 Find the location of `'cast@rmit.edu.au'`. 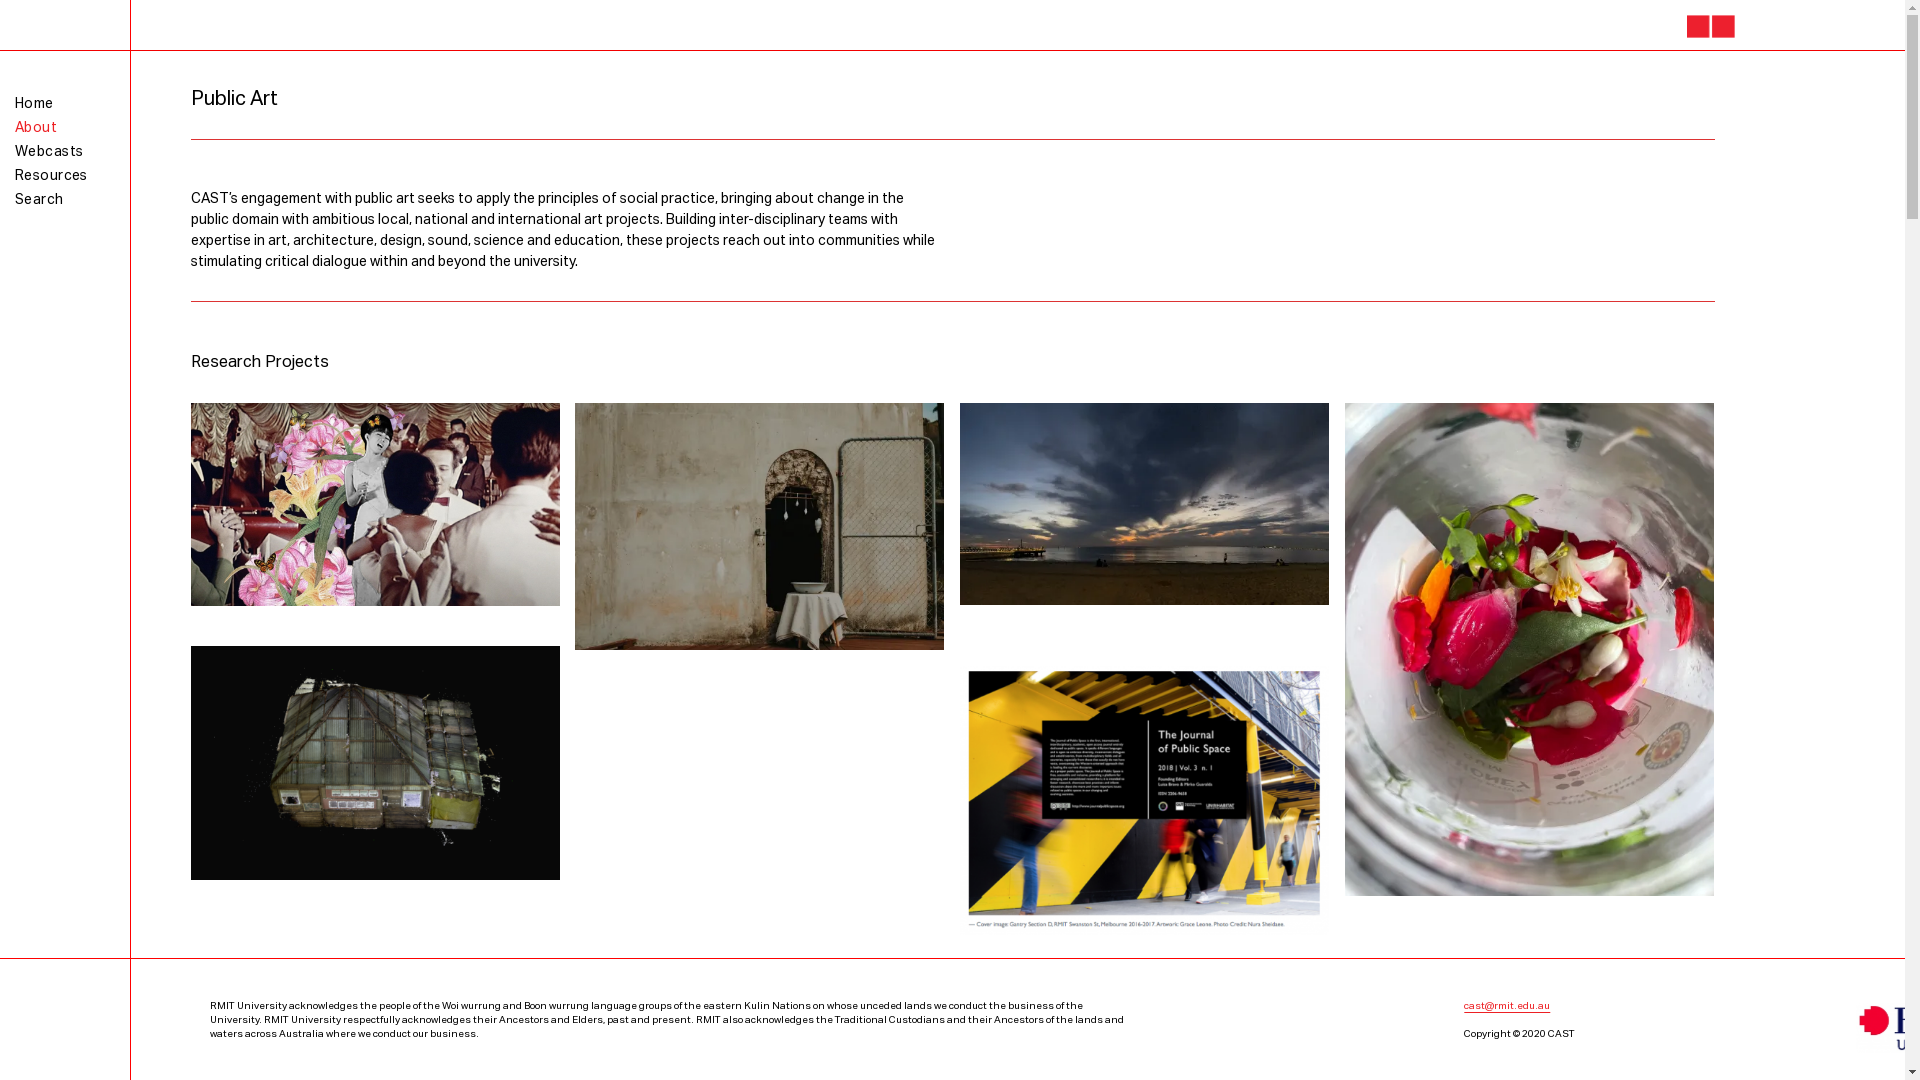

'cast@rmit.edu.au' is located at coordinates (1507, 1006).